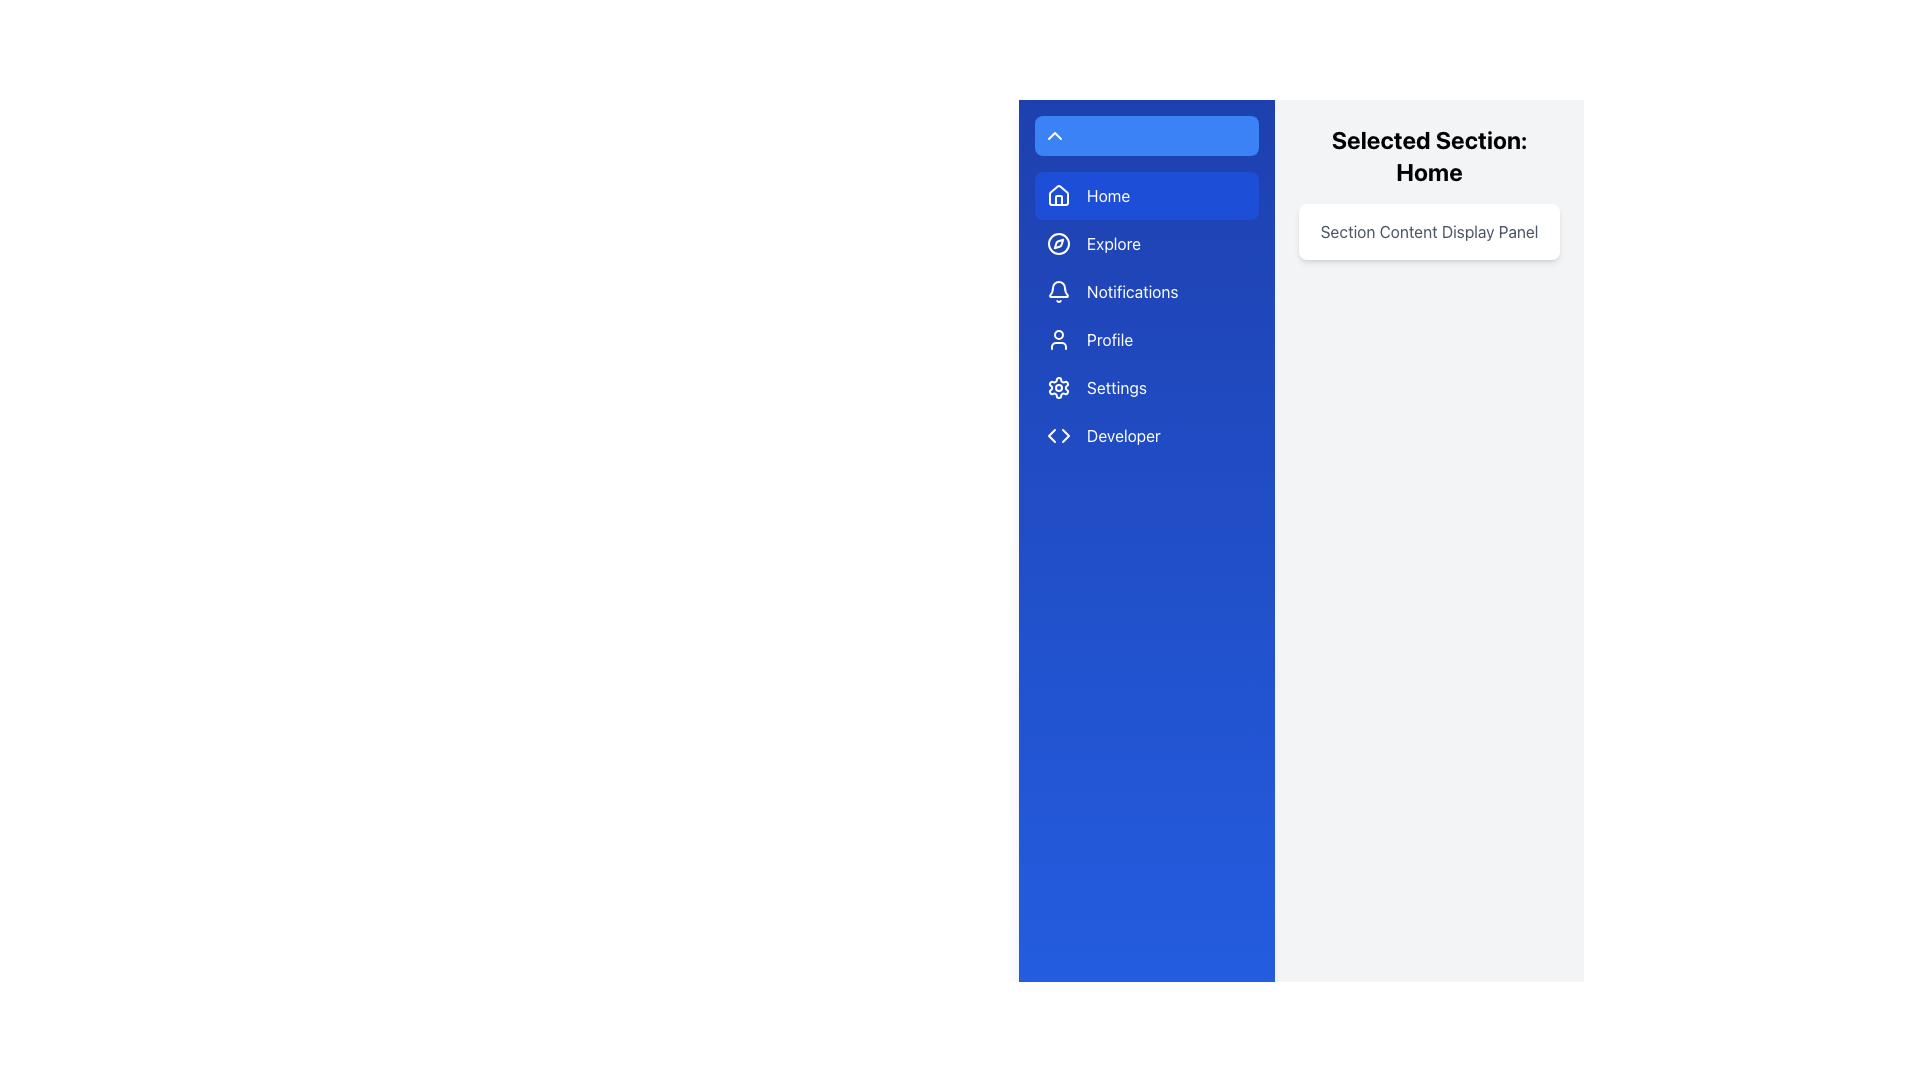  Describe the element at coordinates (1428, 154) in the screenshot. I see `the text display that shows 'Selected Section: Home' in a bold, extra-large font style, located within a light gray panel on the right side of the interface` at that location.